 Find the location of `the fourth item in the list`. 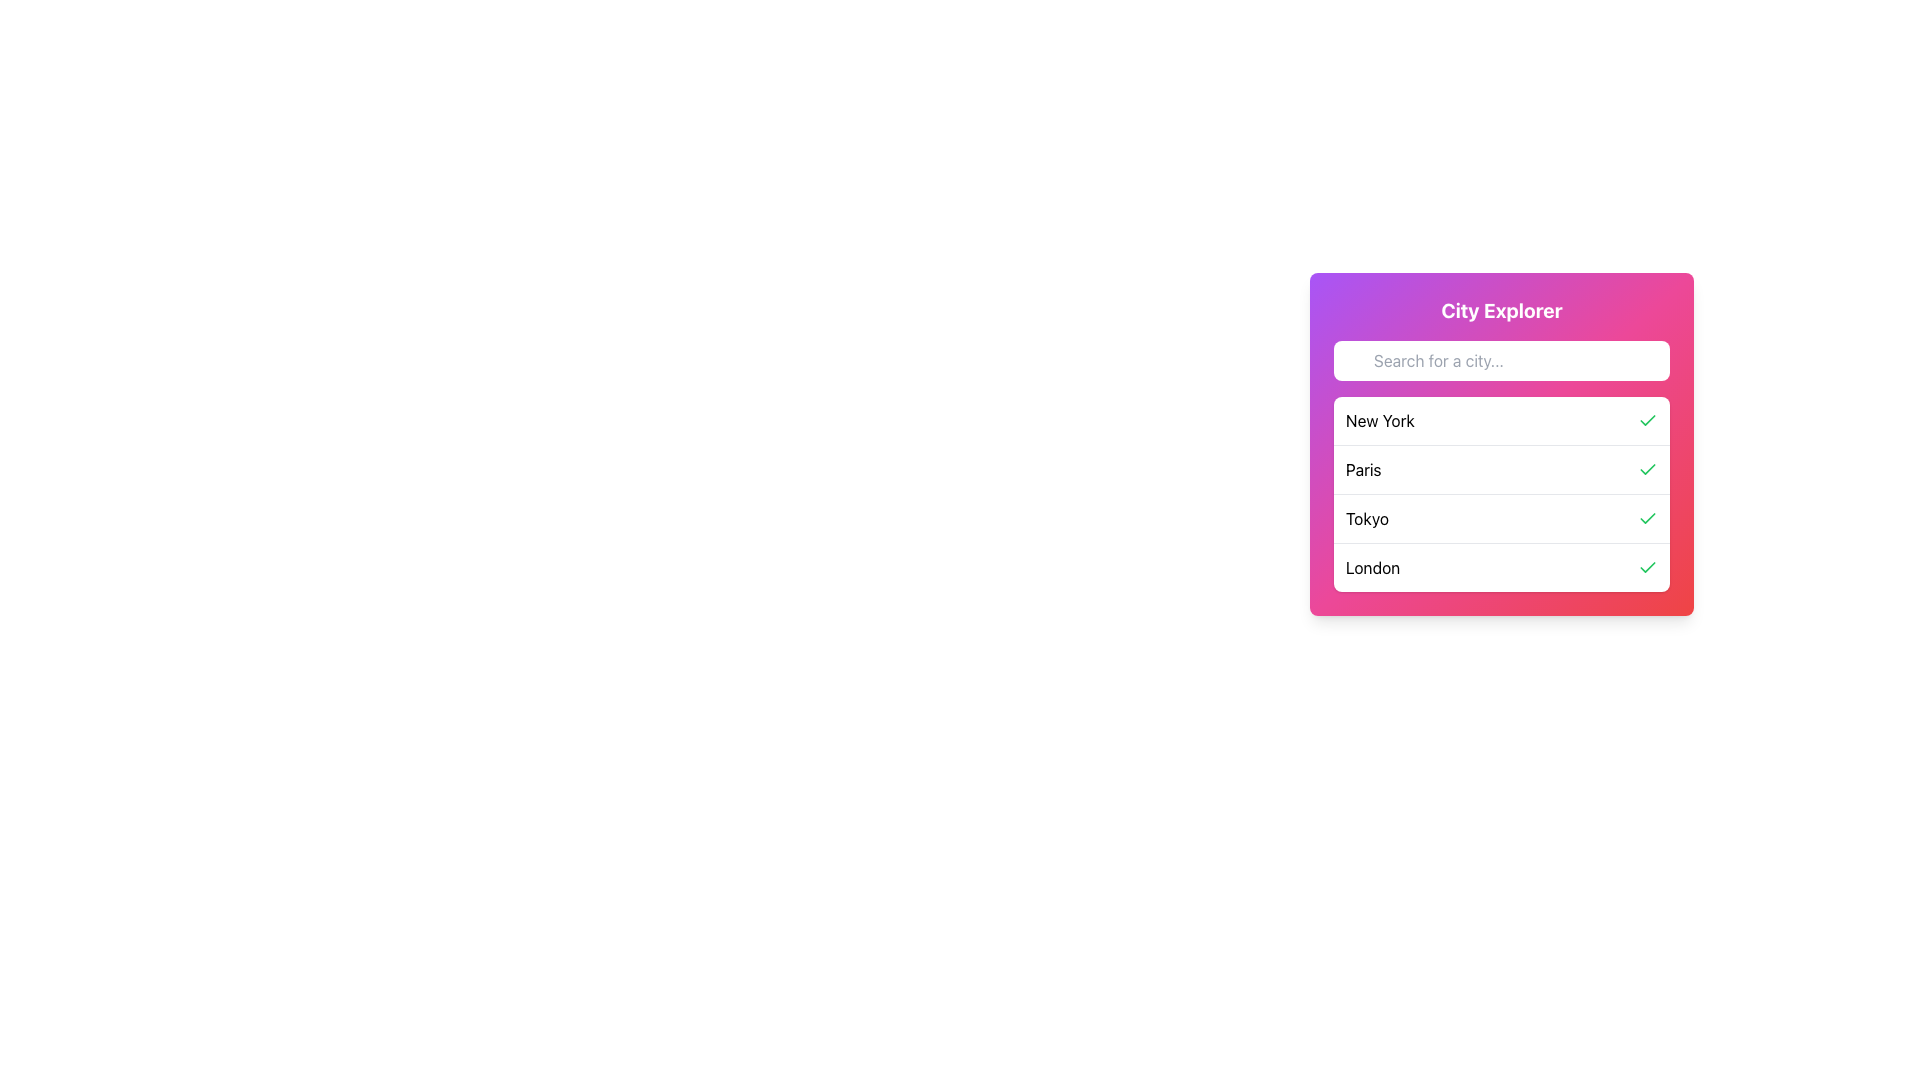

the fourth item in the list is located at coordinates (1502, 567).